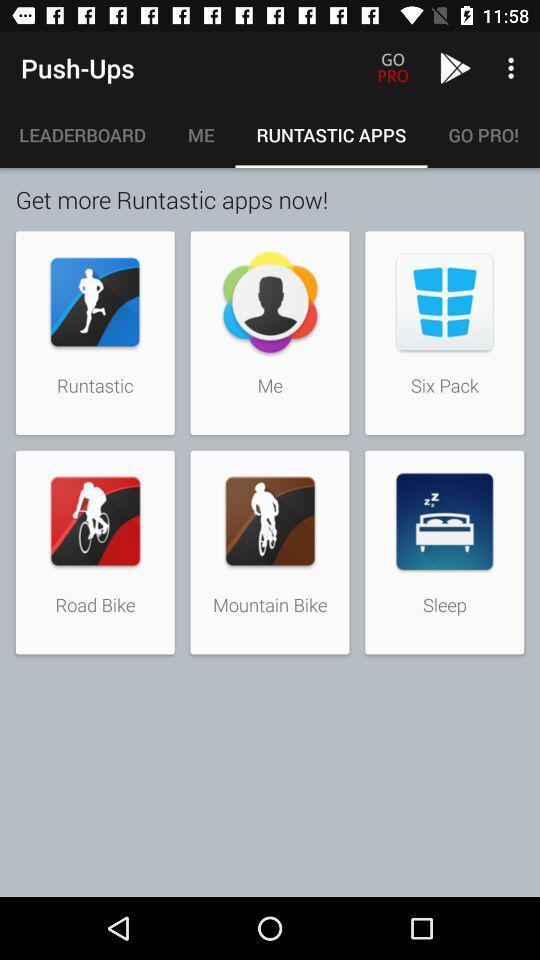 The height and width of the screenshot is (960, 540). What do you see at coordinates (82, 134) in the screenshot?
I see `icon above the get more runtastic` at bounding box center [82, 134].